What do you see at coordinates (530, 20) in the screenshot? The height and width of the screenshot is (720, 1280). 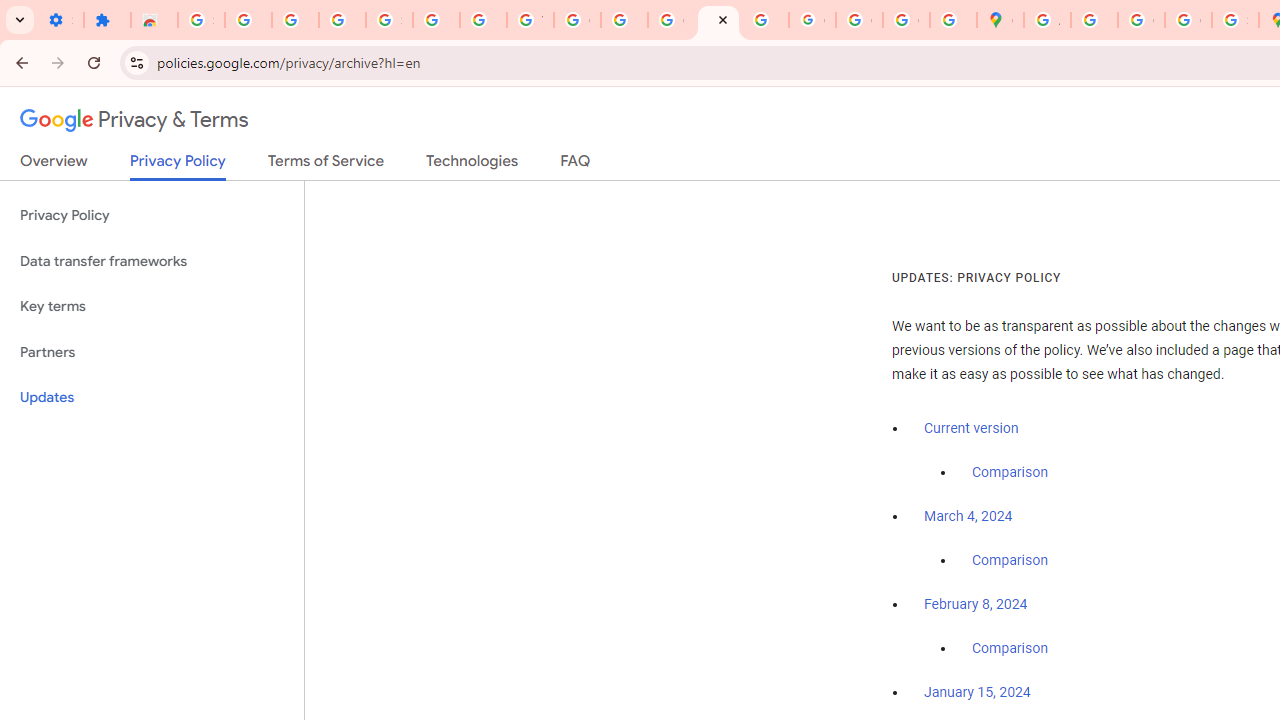 I see `'YouTube'` at bounding box center [530, 20].